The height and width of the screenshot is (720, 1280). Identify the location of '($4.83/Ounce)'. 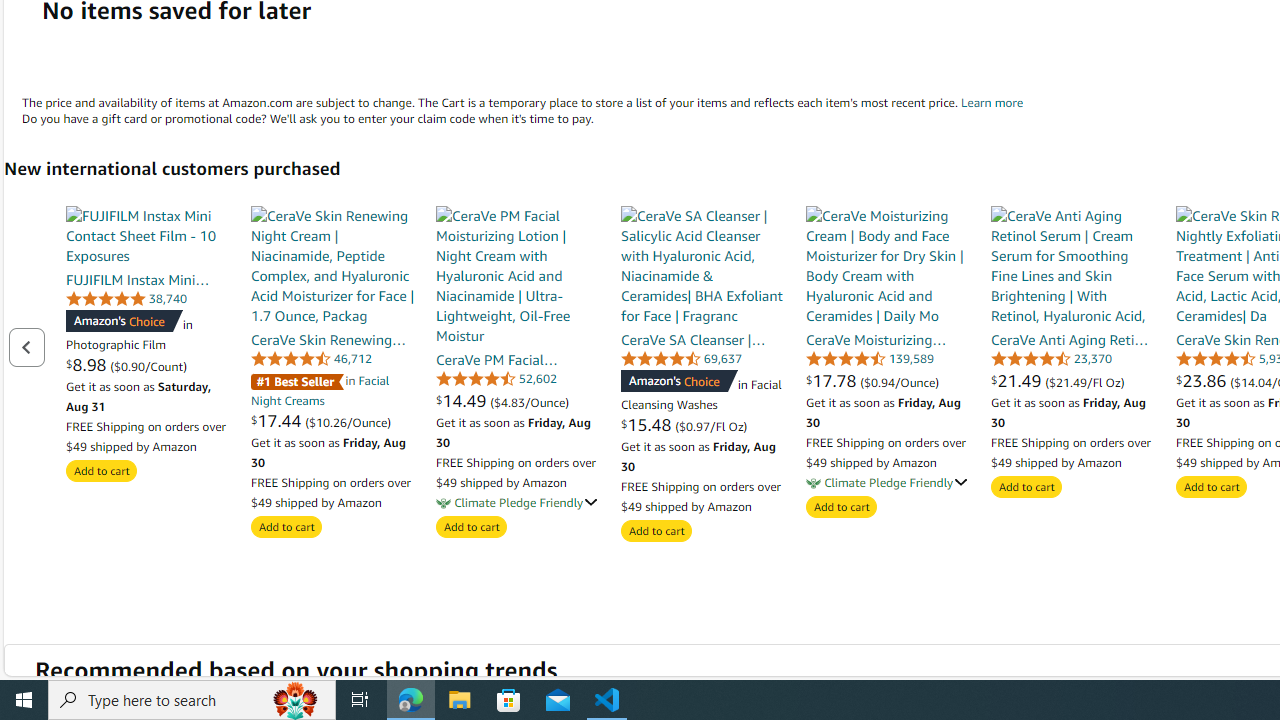
(529, 401).